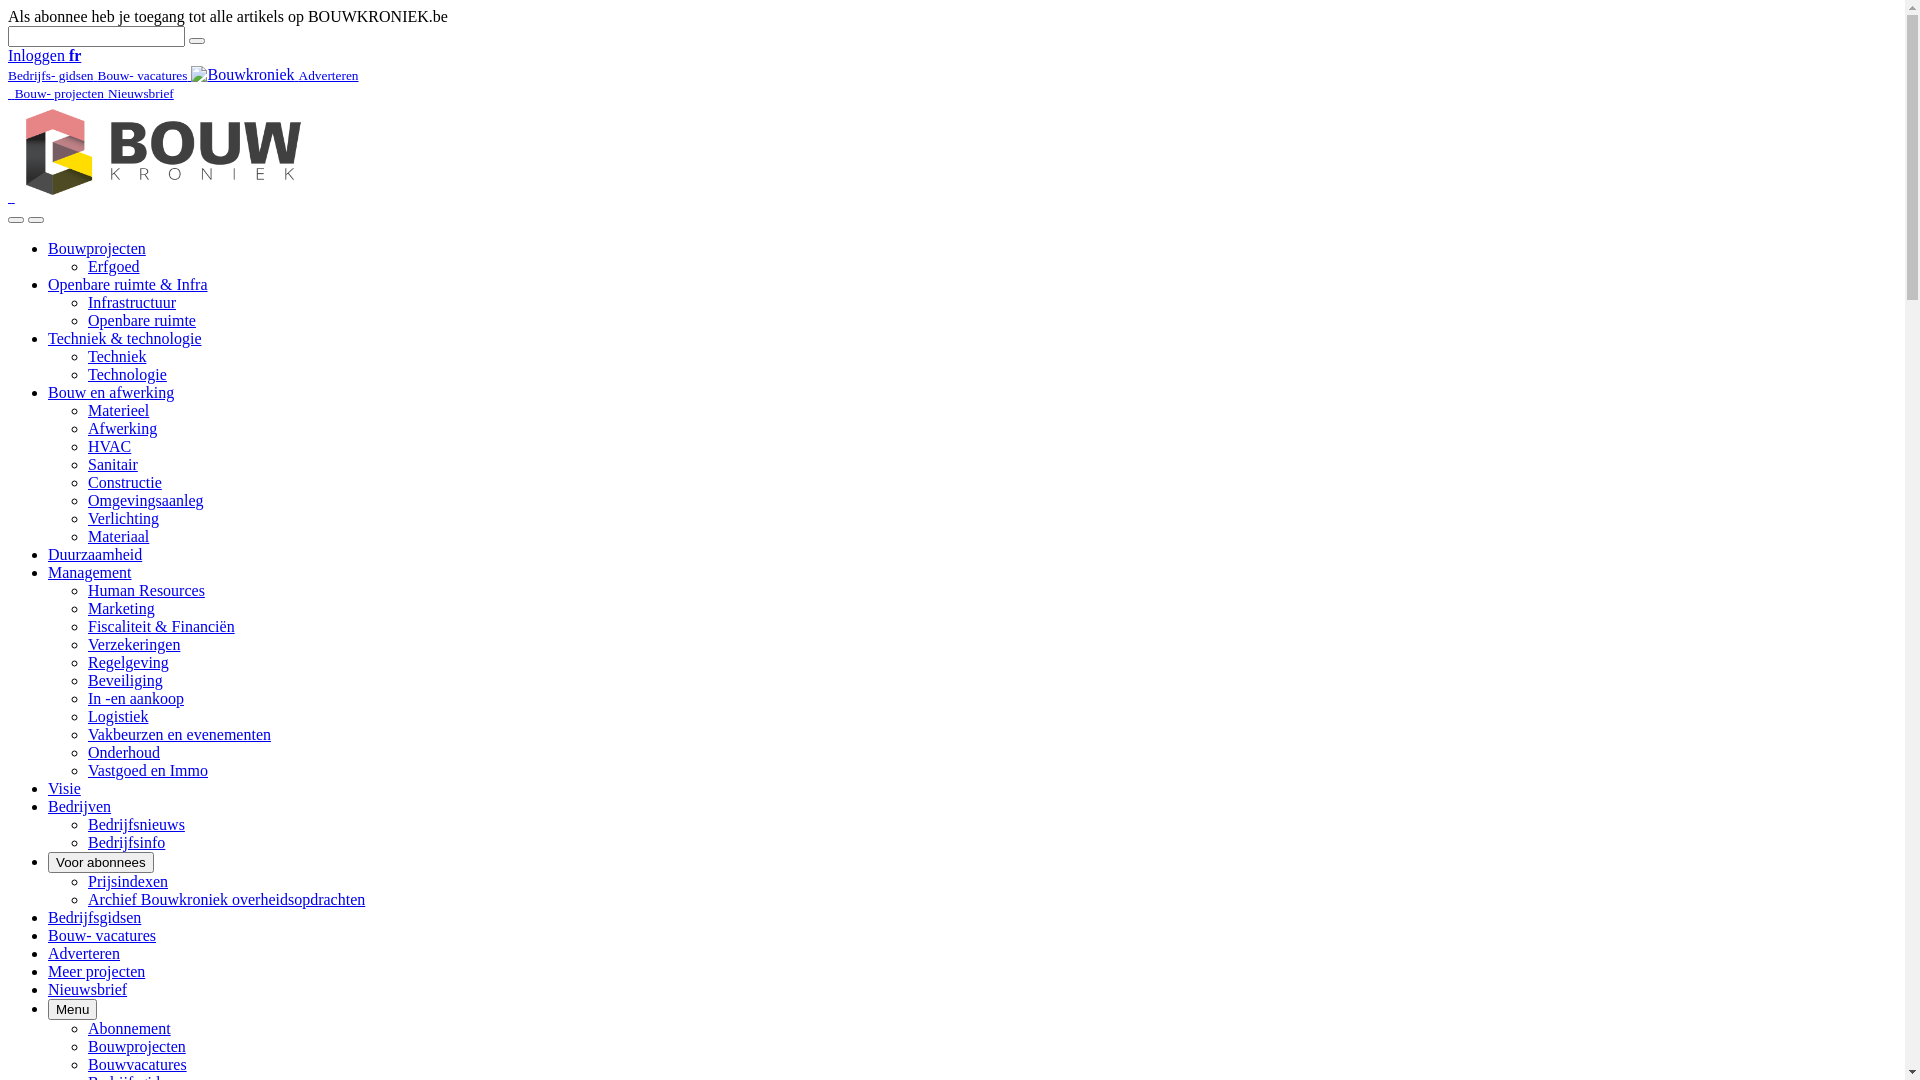 The width and height of the screenshot is (1920, 1080). I want to click on 'Logistiek', so click(117, 715).